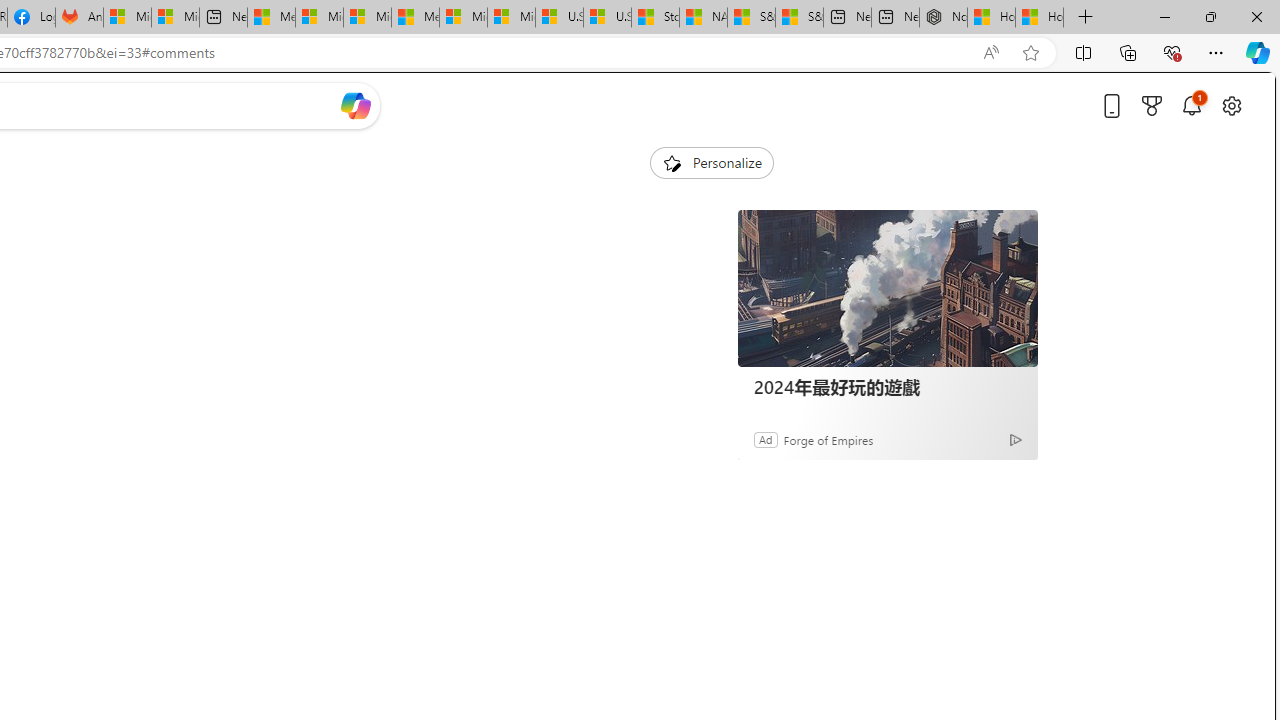  Describe the element at coordinates (318, 17) in the screenshot. I see `'Microsoft account | Privacy'` at that location.